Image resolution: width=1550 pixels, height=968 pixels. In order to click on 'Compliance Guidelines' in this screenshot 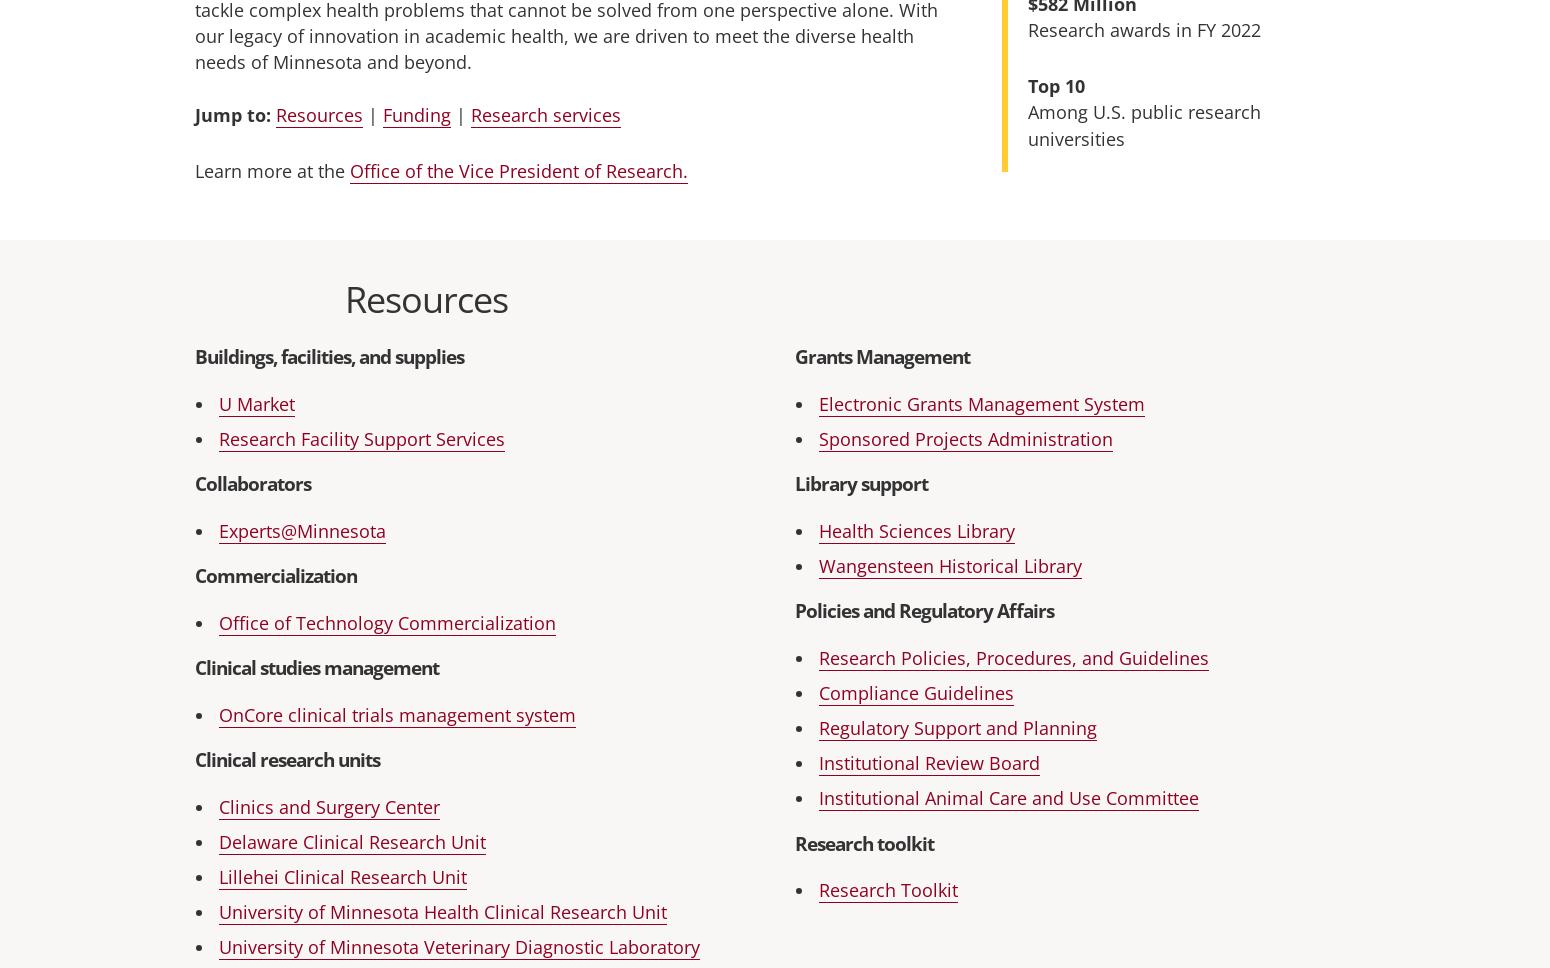, I will do `click(916, 691)`.